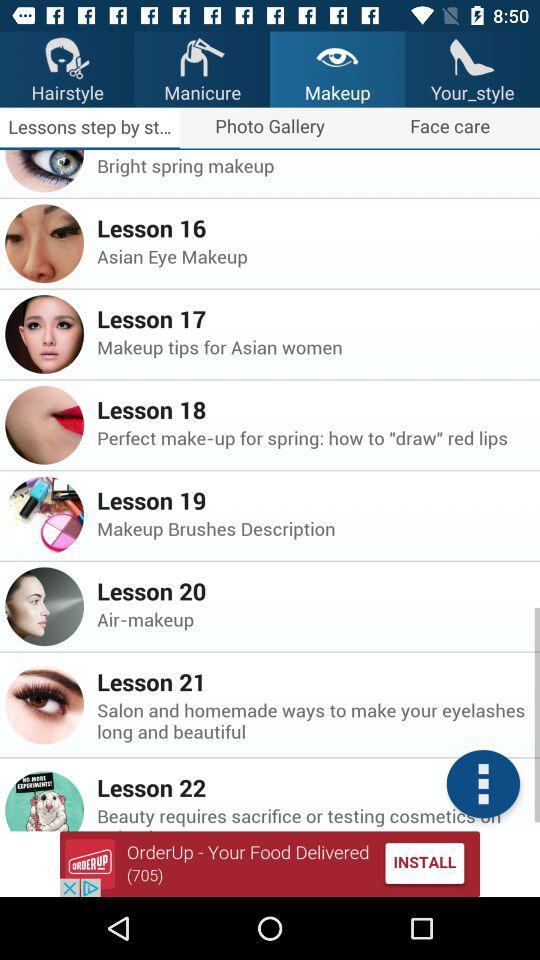  Describe the element at coordinates (270, 863) in the screenshot. I see `the opion` at that location.